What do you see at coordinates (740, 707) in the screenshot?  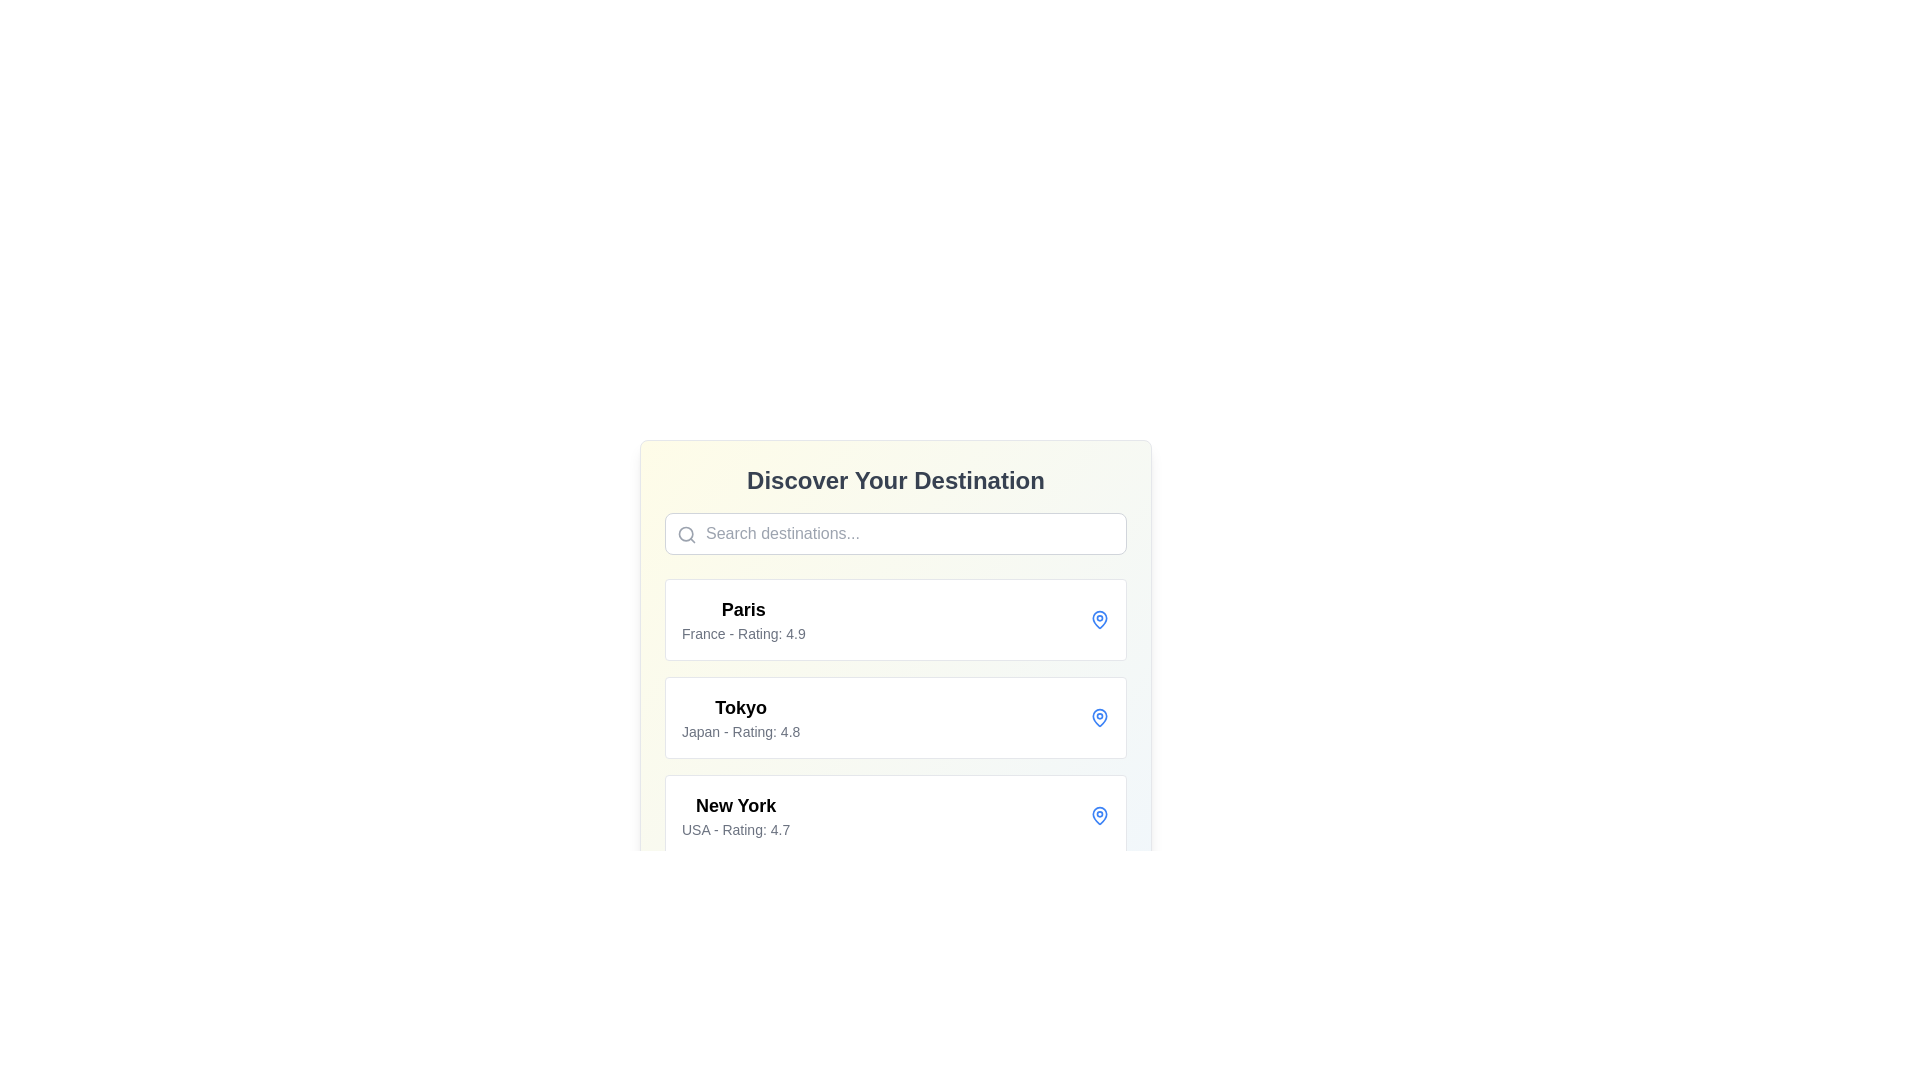 I see `the bolded black text label displaying 'Tokyo'` at bounding box center [740, 707].